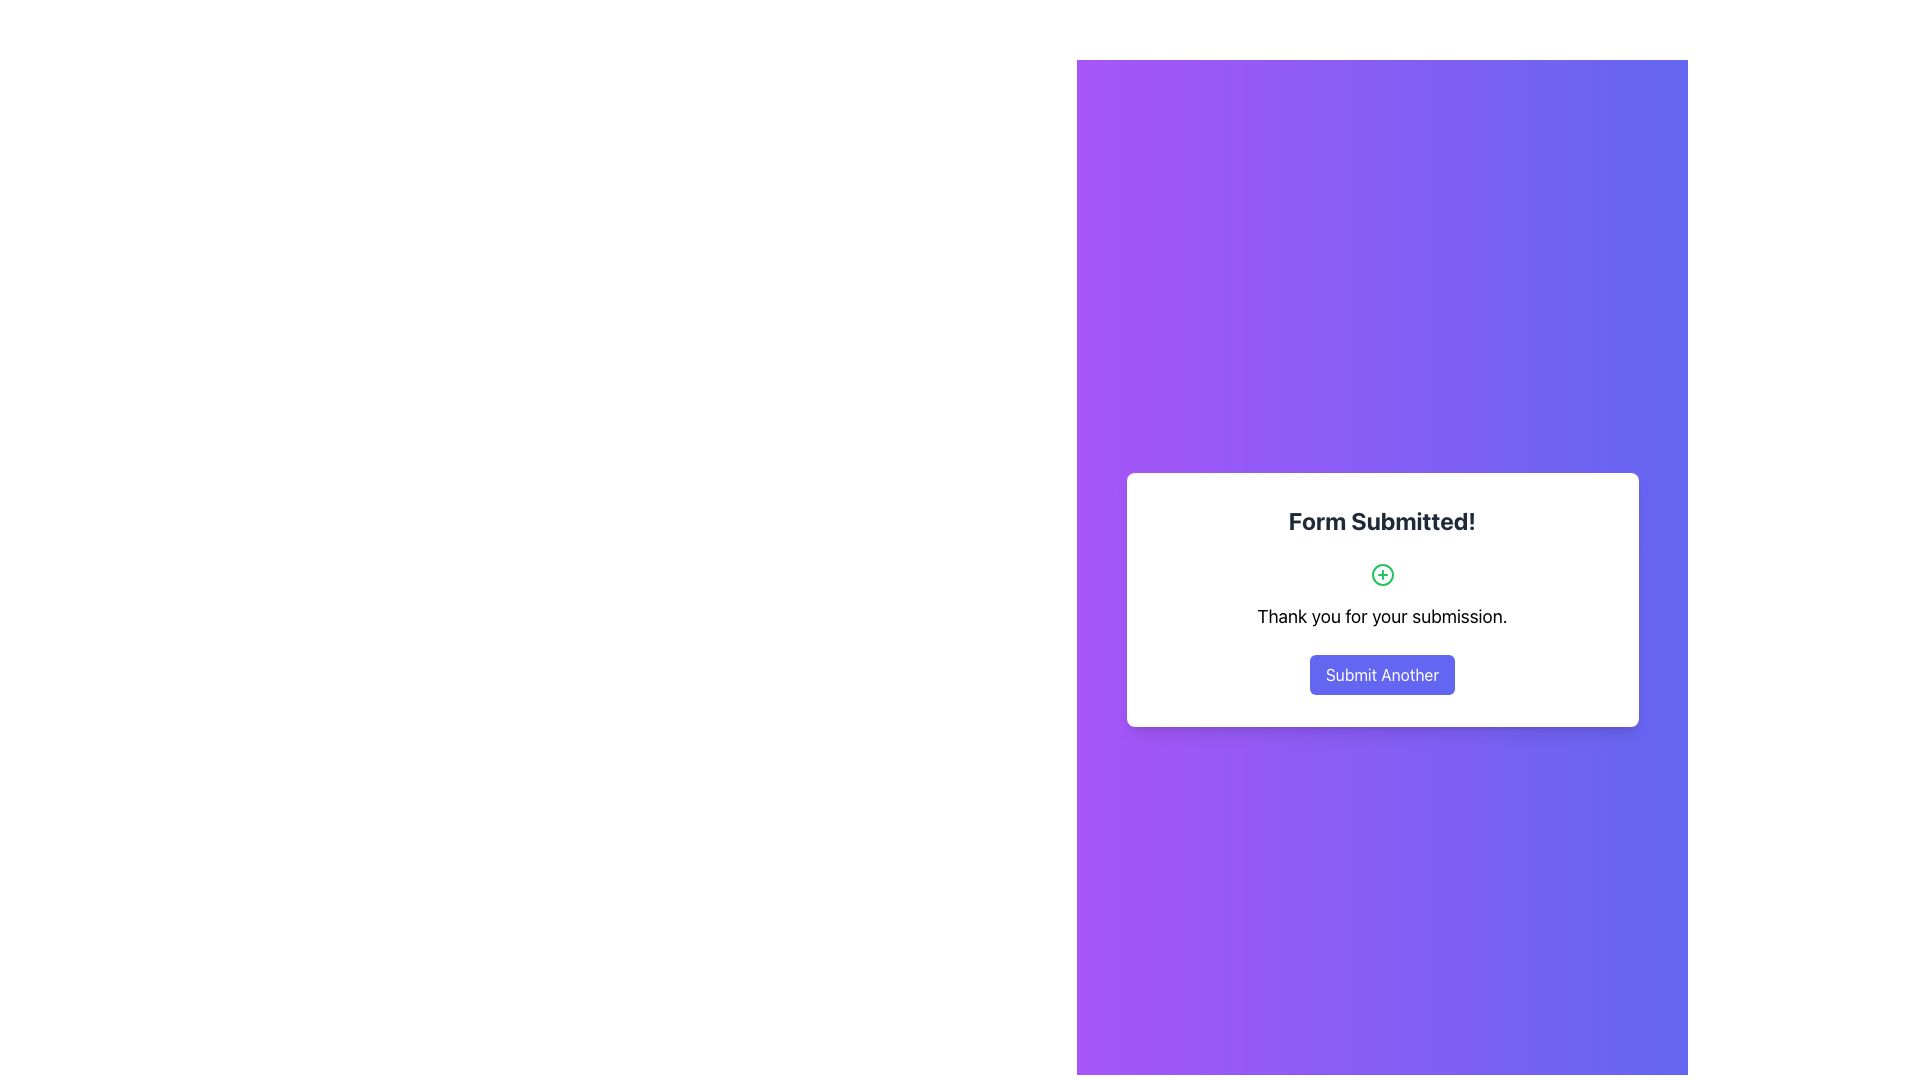  I want to click on the confirmation plus icon in the Message Dialog Box that indicates successful form submission, so click(1381, 599).